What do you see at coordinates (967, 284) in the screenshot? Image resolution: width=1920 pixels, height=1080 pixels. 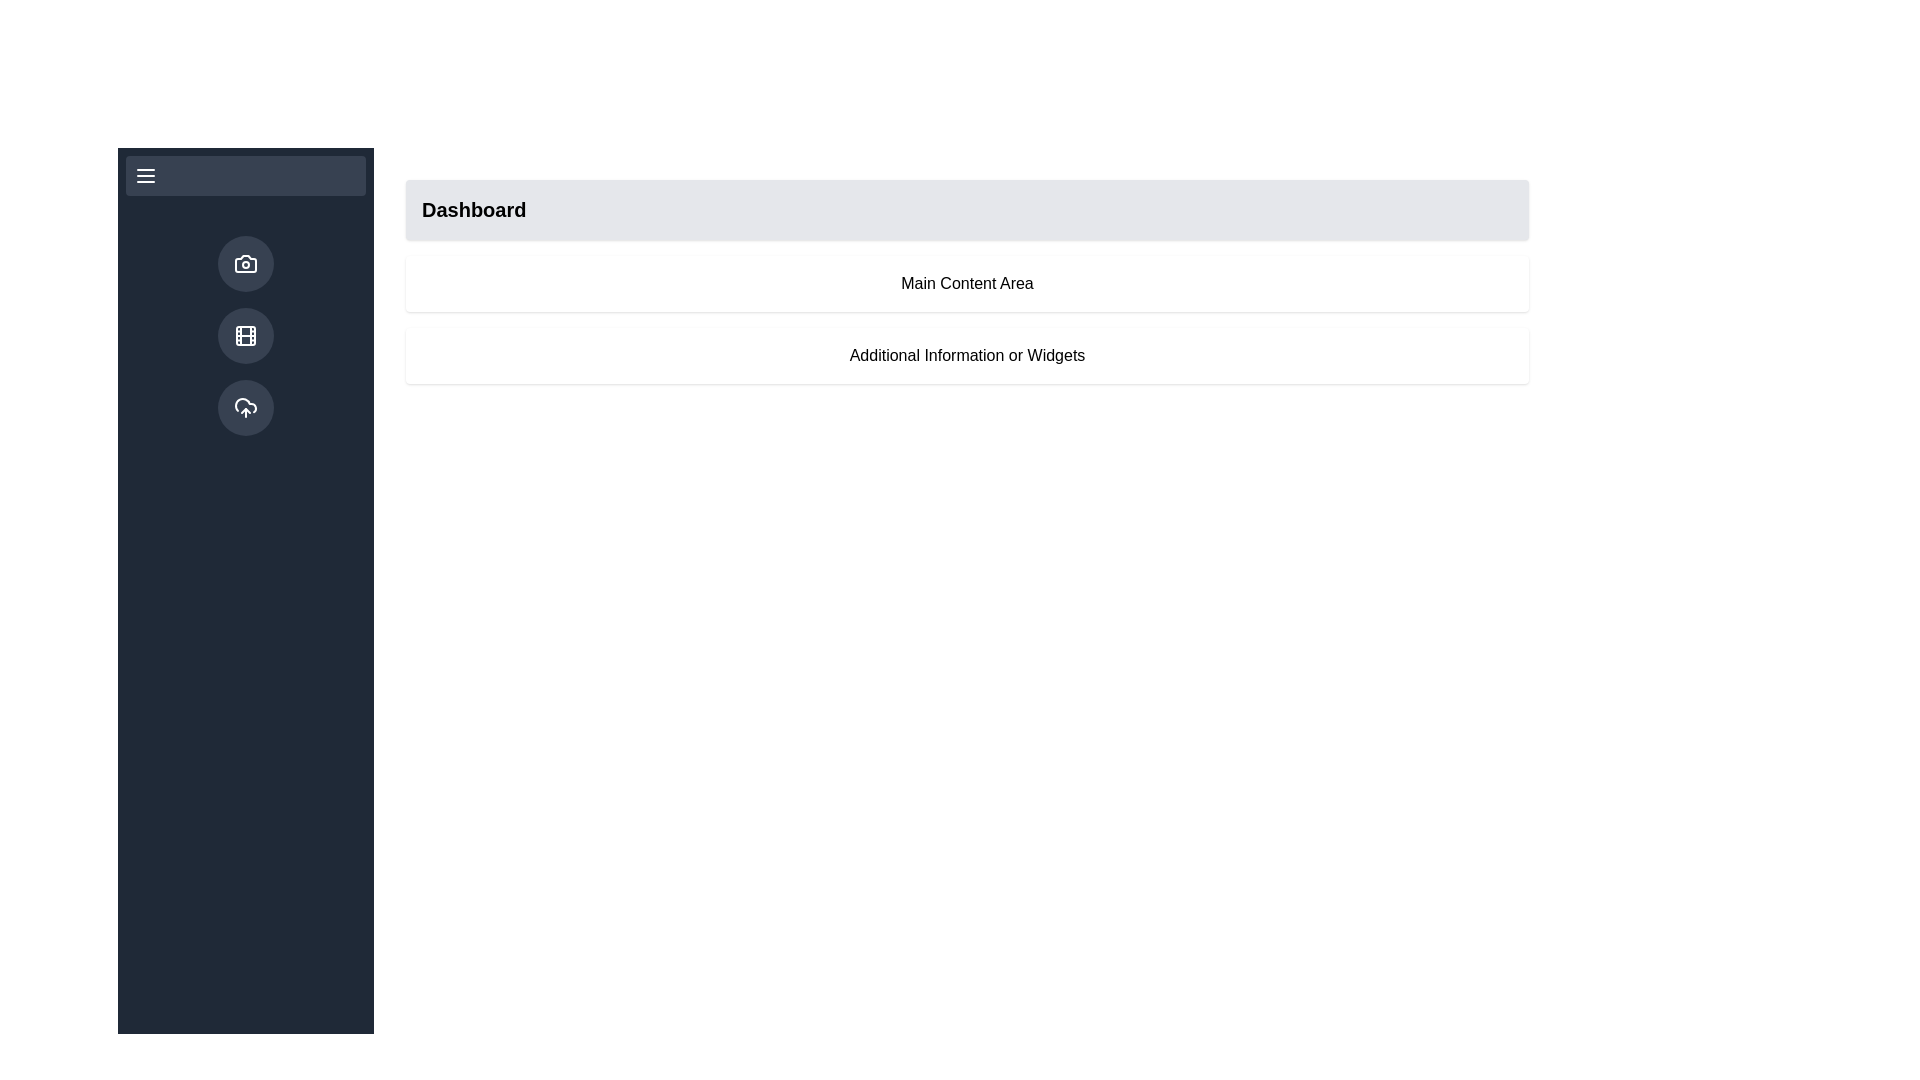 I see `text from the label displaying 'Main Content Area', which is styled with black text on a white background, located in the main content section below the 'Dashboard' heading` at bounding box center [967, 284].